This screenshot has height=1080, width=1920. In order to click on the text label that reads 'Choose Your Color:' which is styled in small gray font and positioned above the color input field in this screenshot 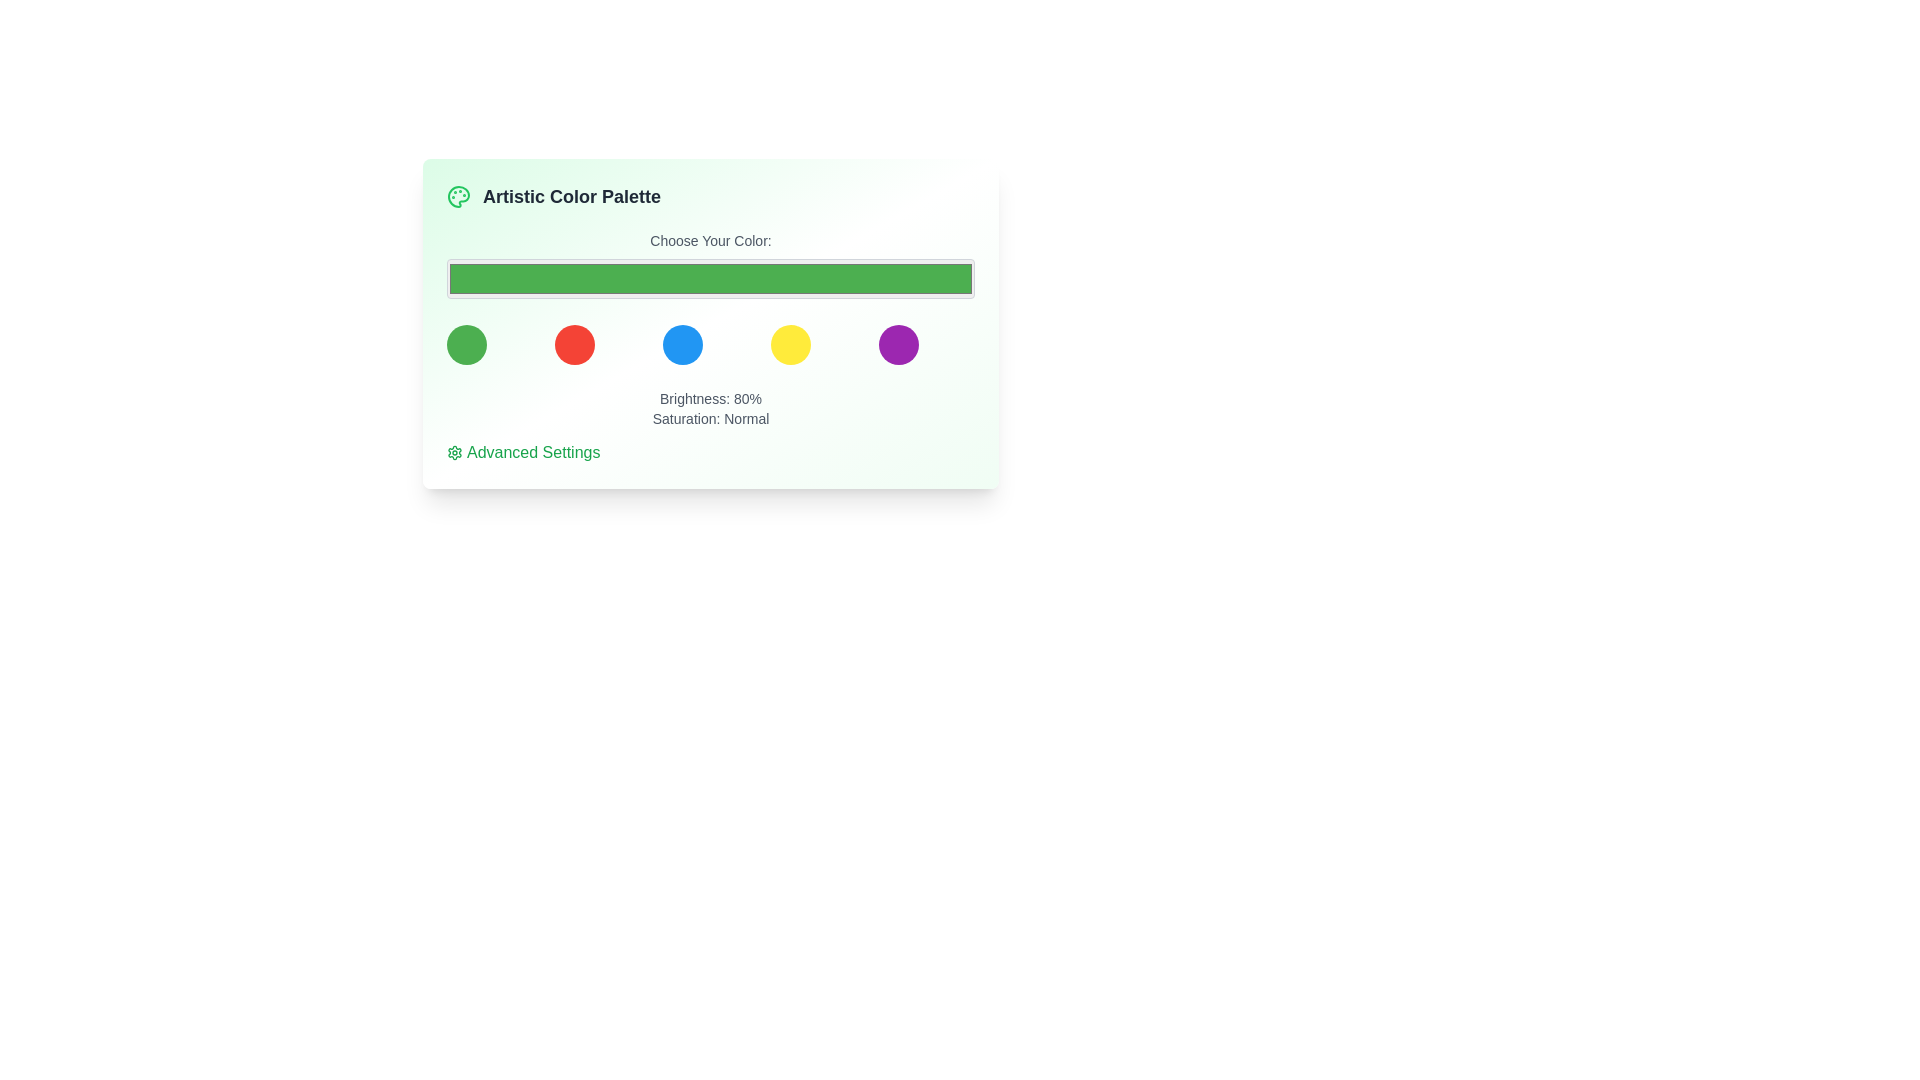, I will do `click(710, 239)`.